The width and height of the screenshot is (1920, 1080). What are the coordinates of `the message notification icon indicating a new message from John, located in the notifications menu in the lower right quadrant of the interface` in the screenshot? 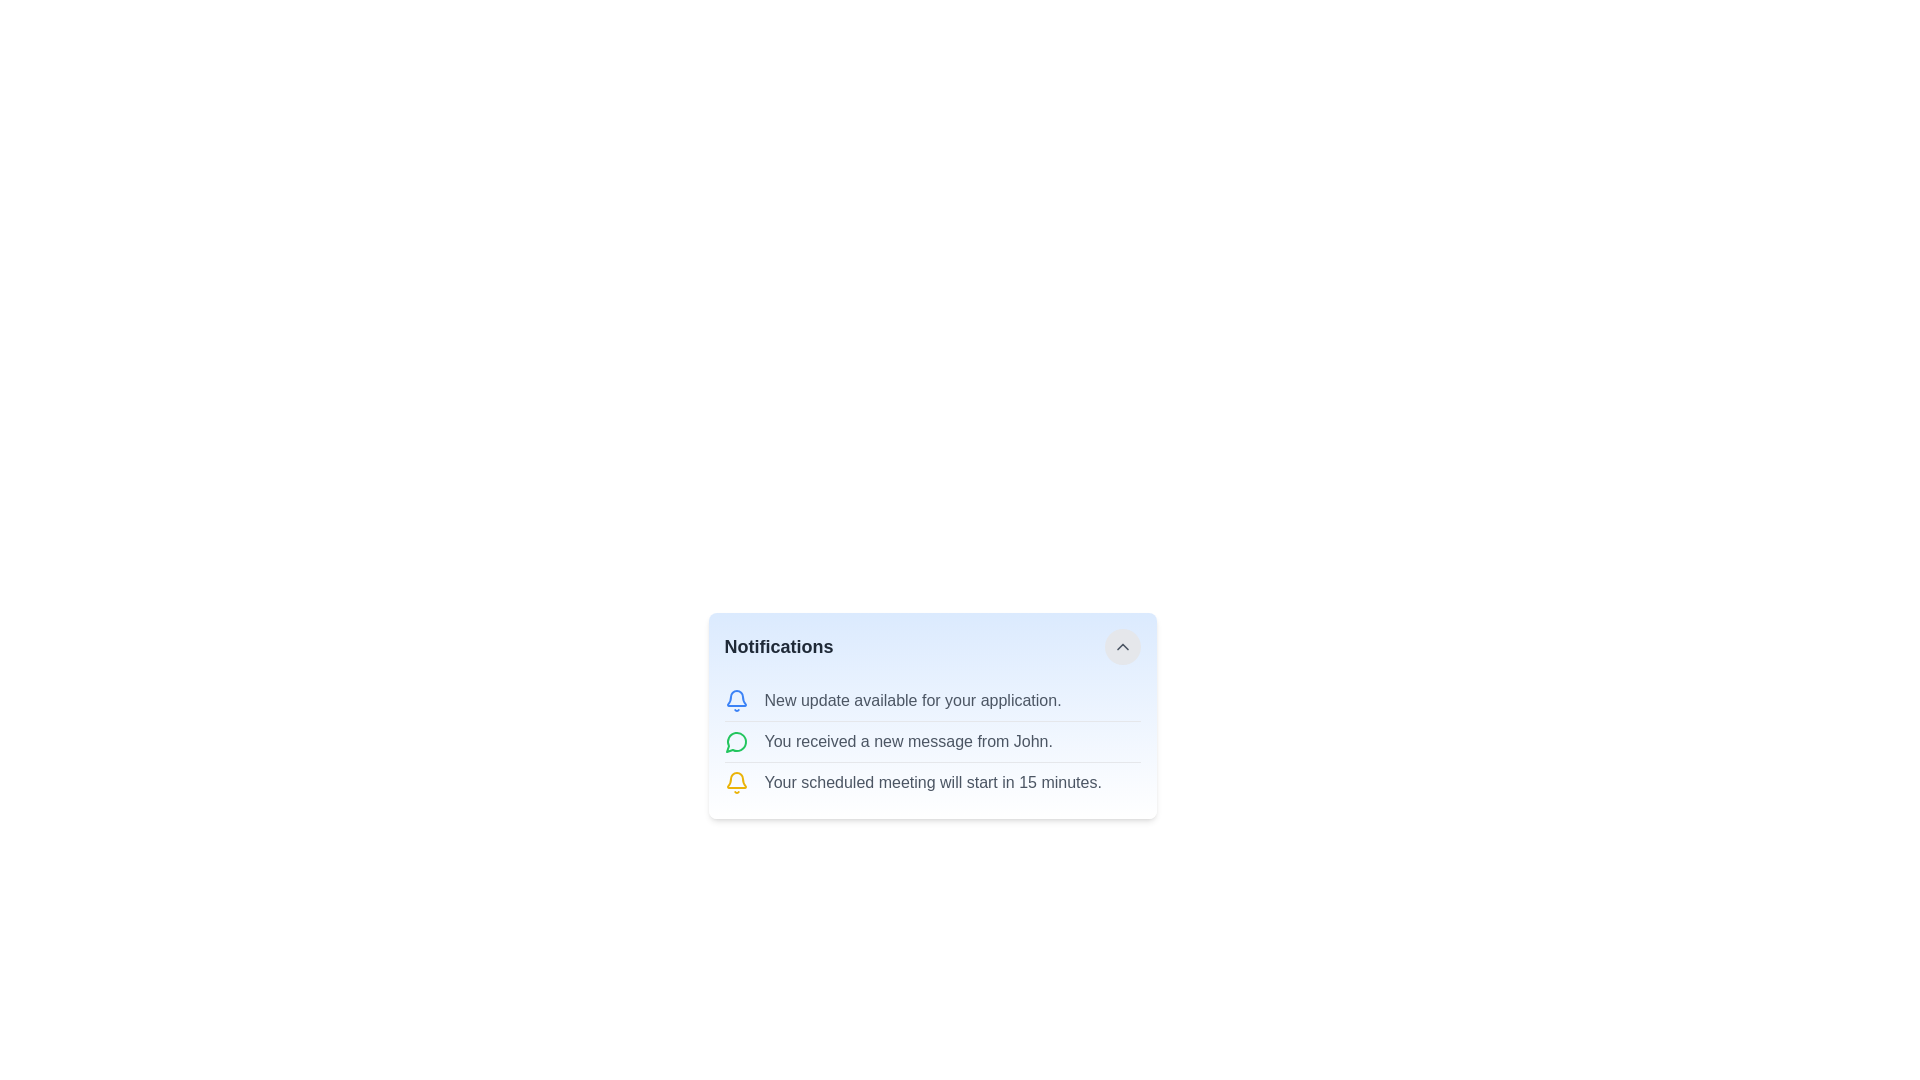 It's located at (735, 741).